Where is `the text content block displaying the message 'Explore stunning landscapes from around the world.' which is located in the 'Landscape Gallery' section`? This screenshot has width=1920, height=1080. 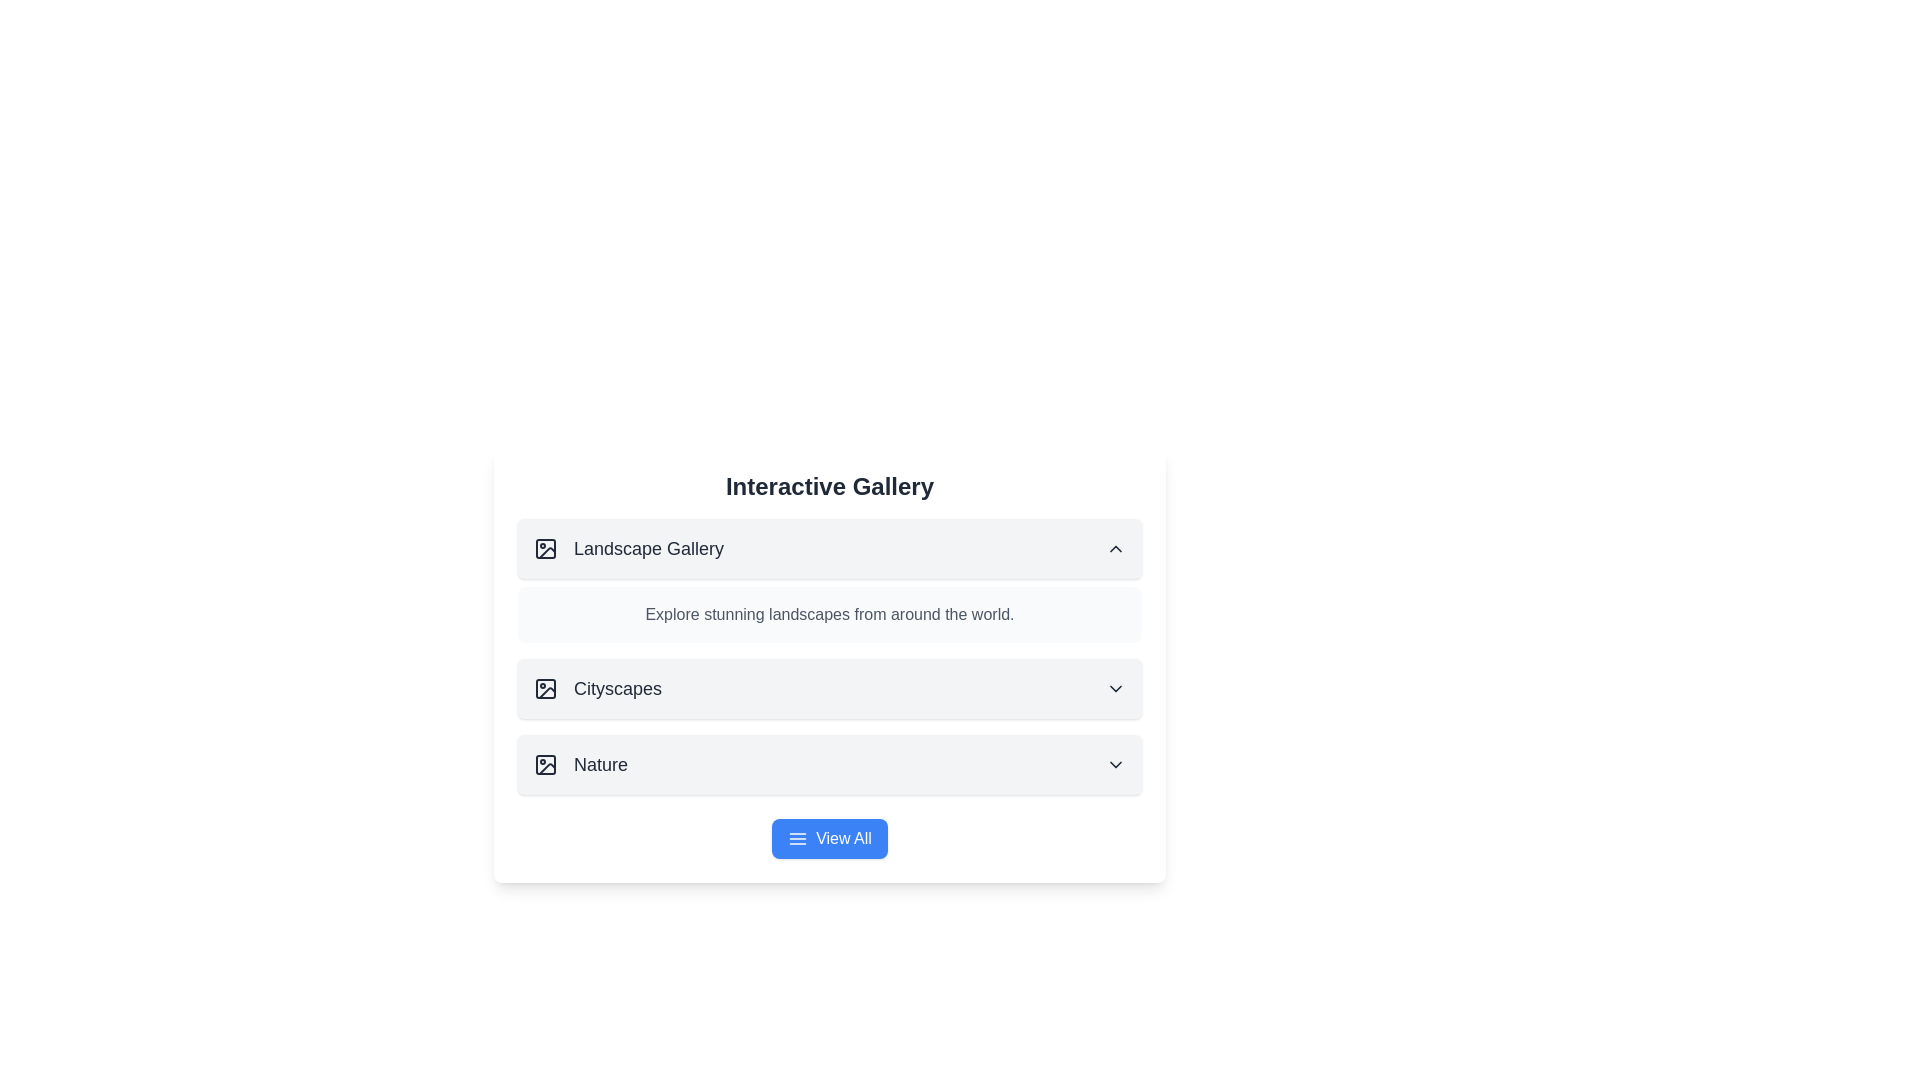
the text content block displaying the message 'Explore stunning landscapes from around the world.' which is located in the 'Landscape Gallery' section is located at coordinates (830, 613).